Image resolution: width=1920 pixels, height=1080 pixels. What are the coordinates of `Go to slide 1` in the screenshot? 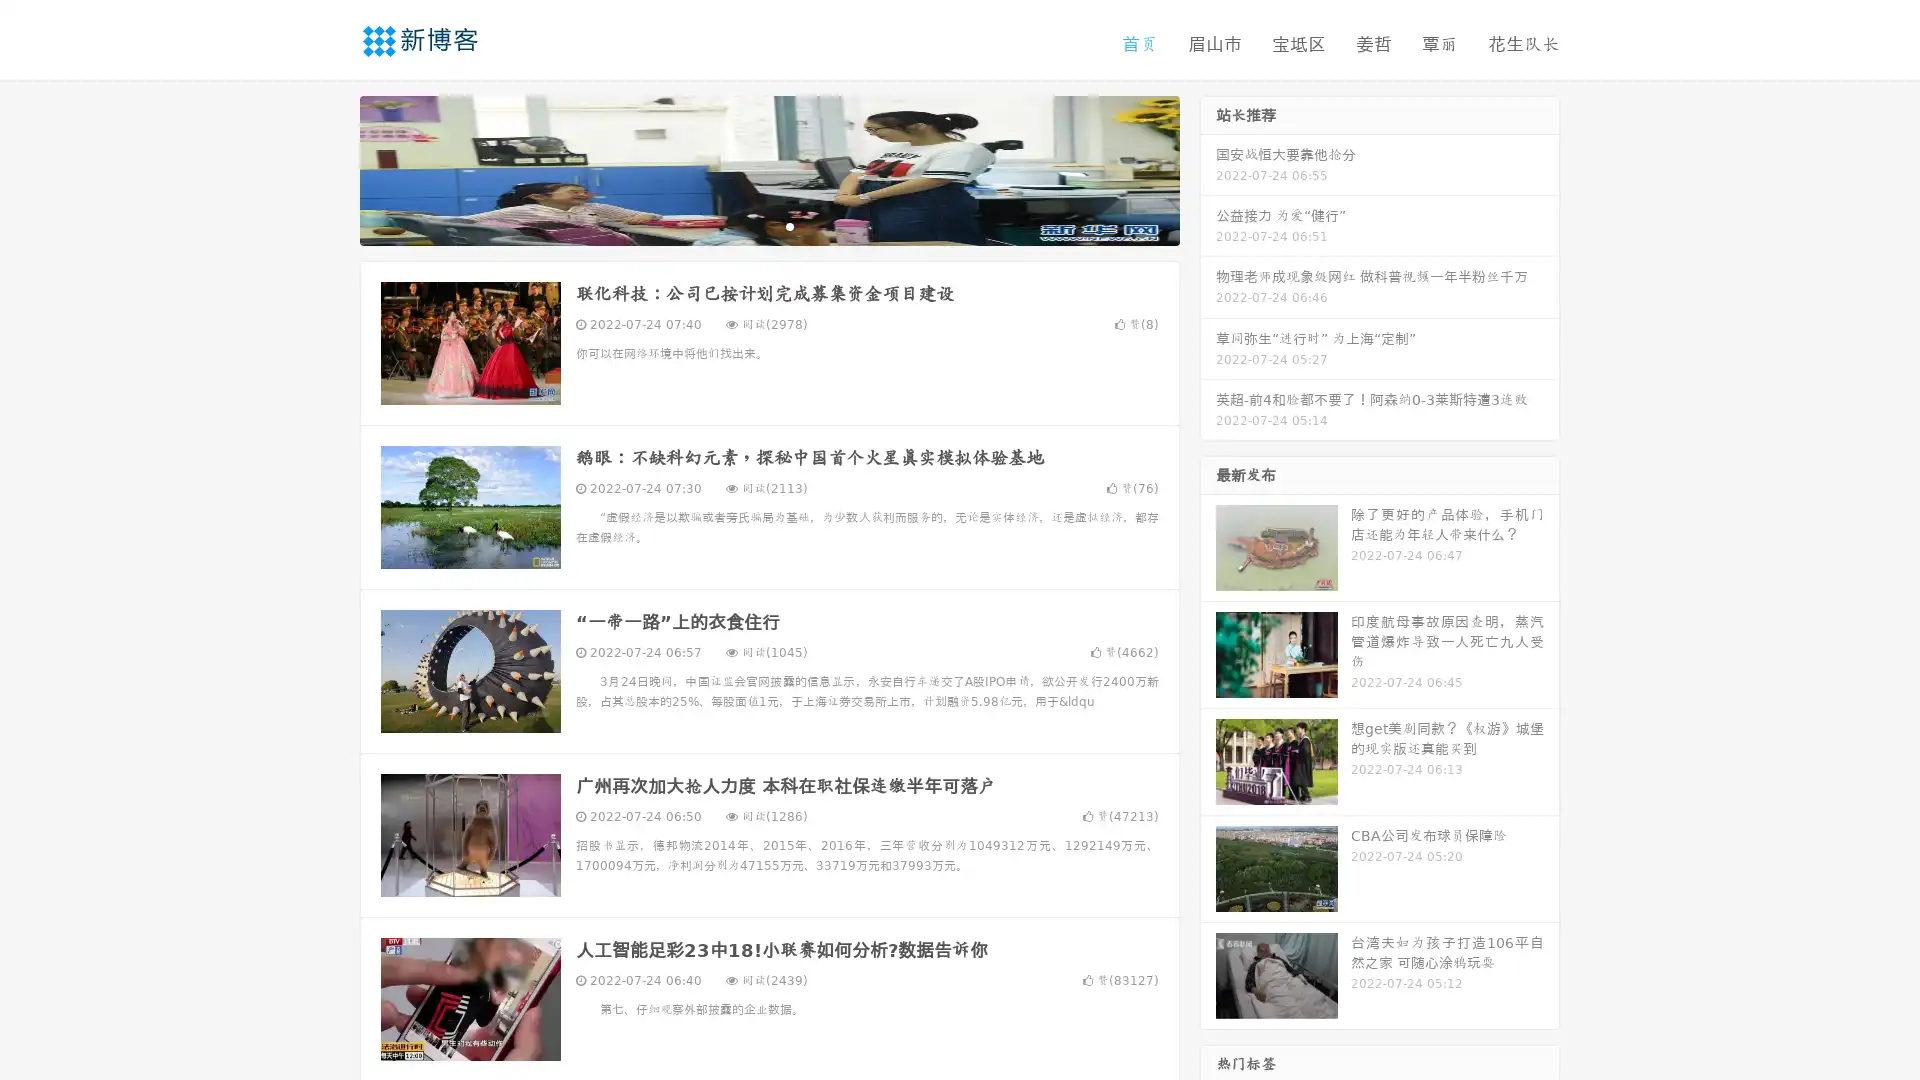 It's located at (748, 225).